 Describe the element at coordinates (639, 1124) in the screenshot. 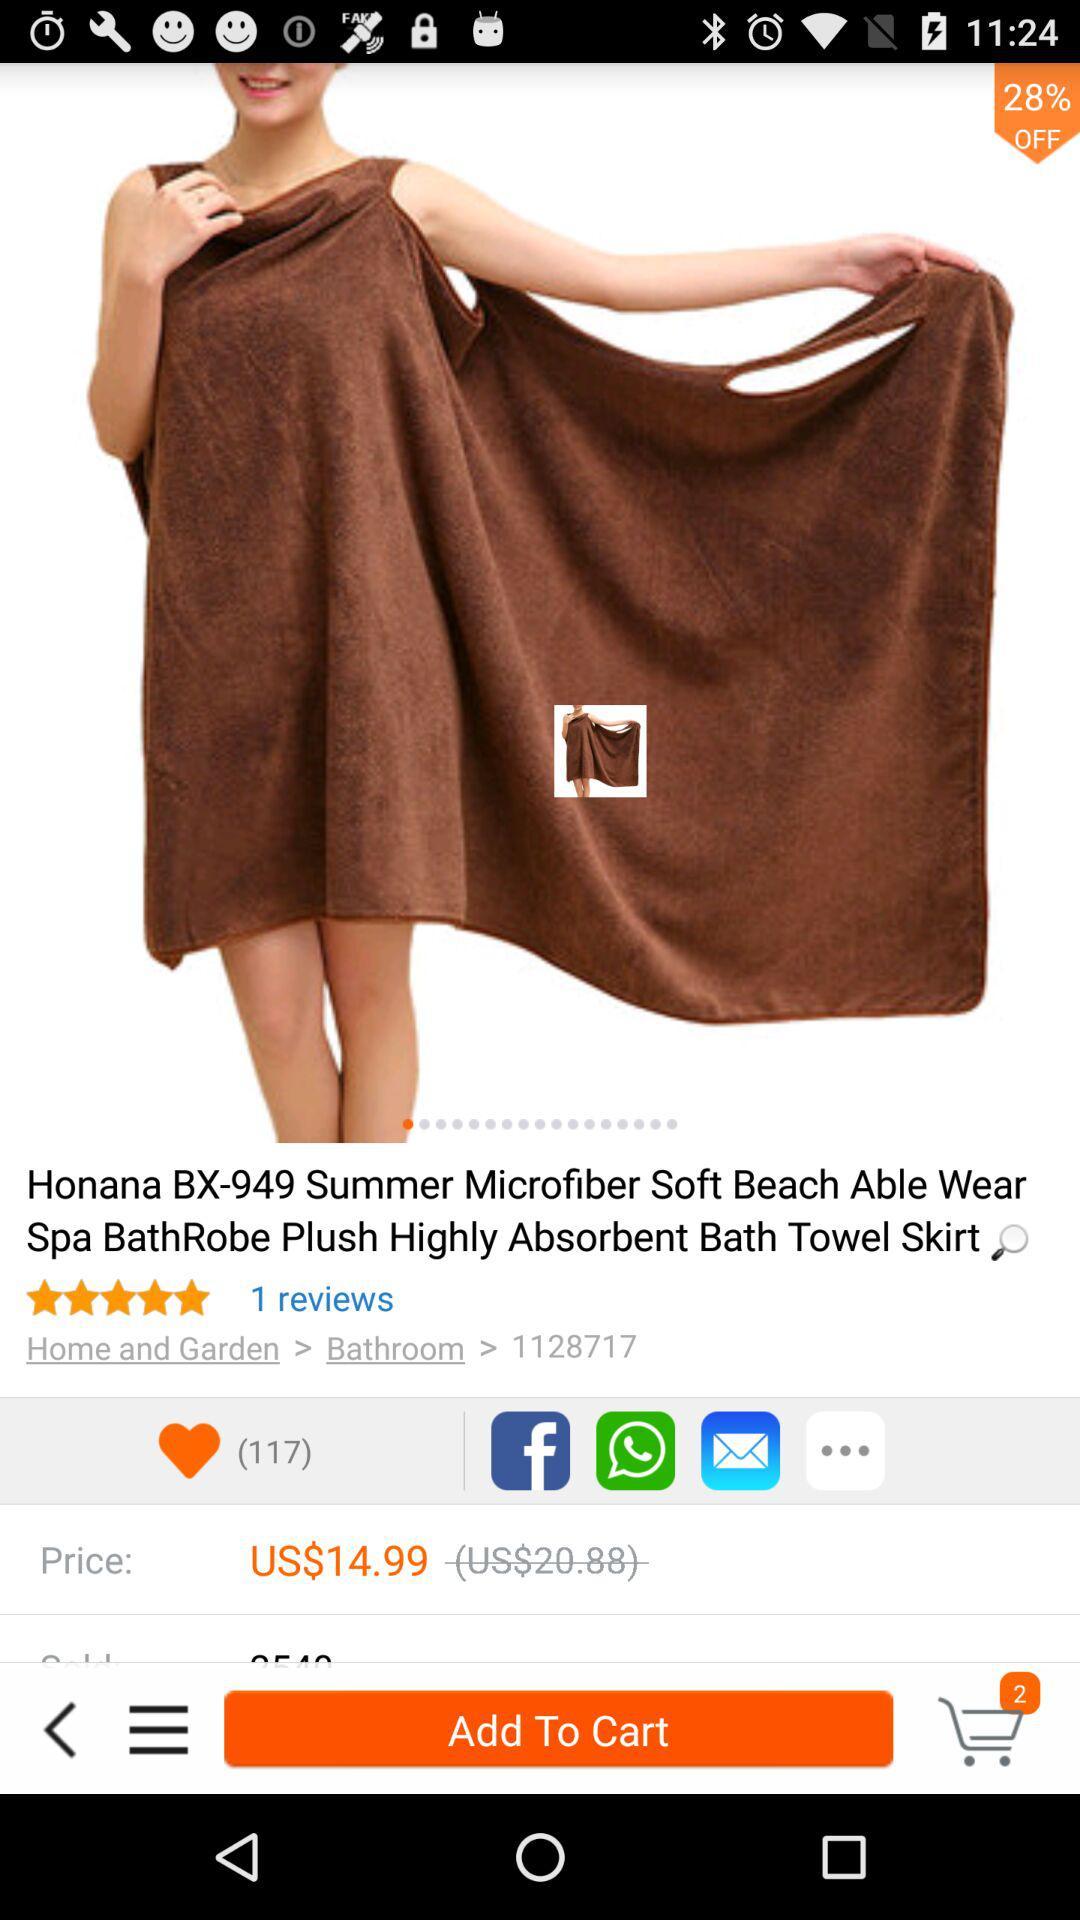

I see `see photos` at that location.